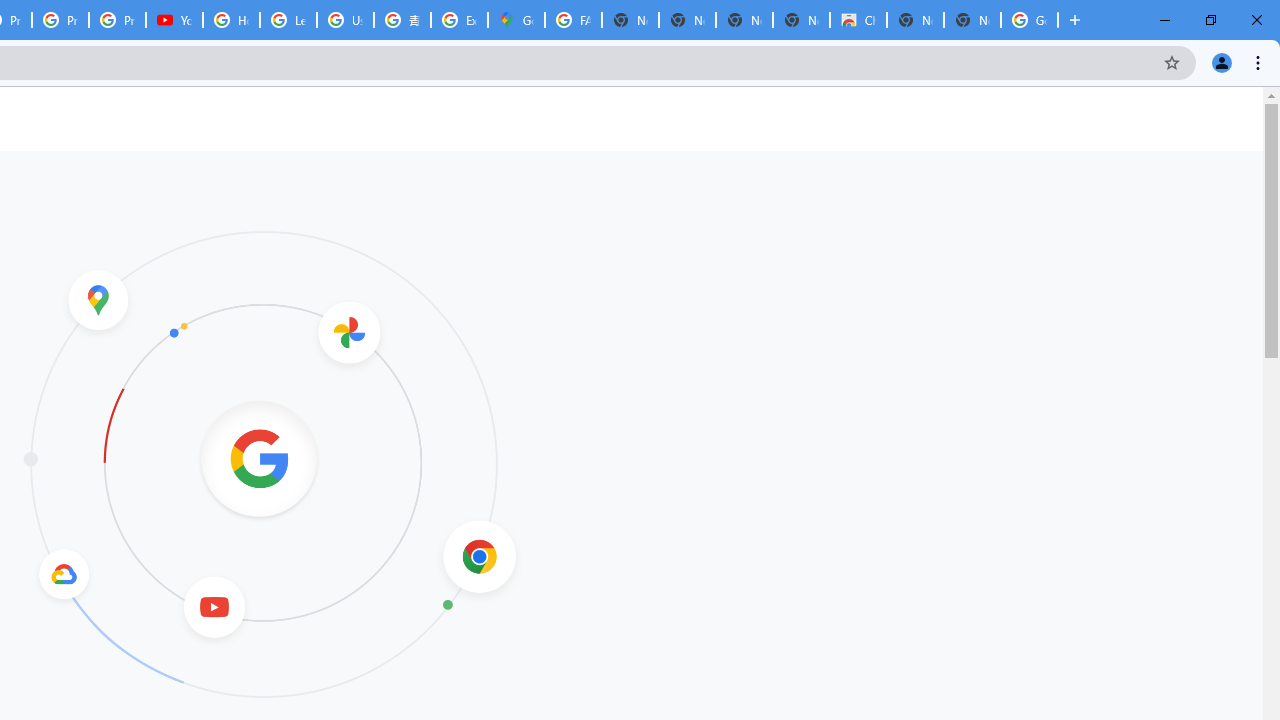 This screenshot has height=720, width=1280. I want to click on 'Chrome Web Store', so click(858, 20).